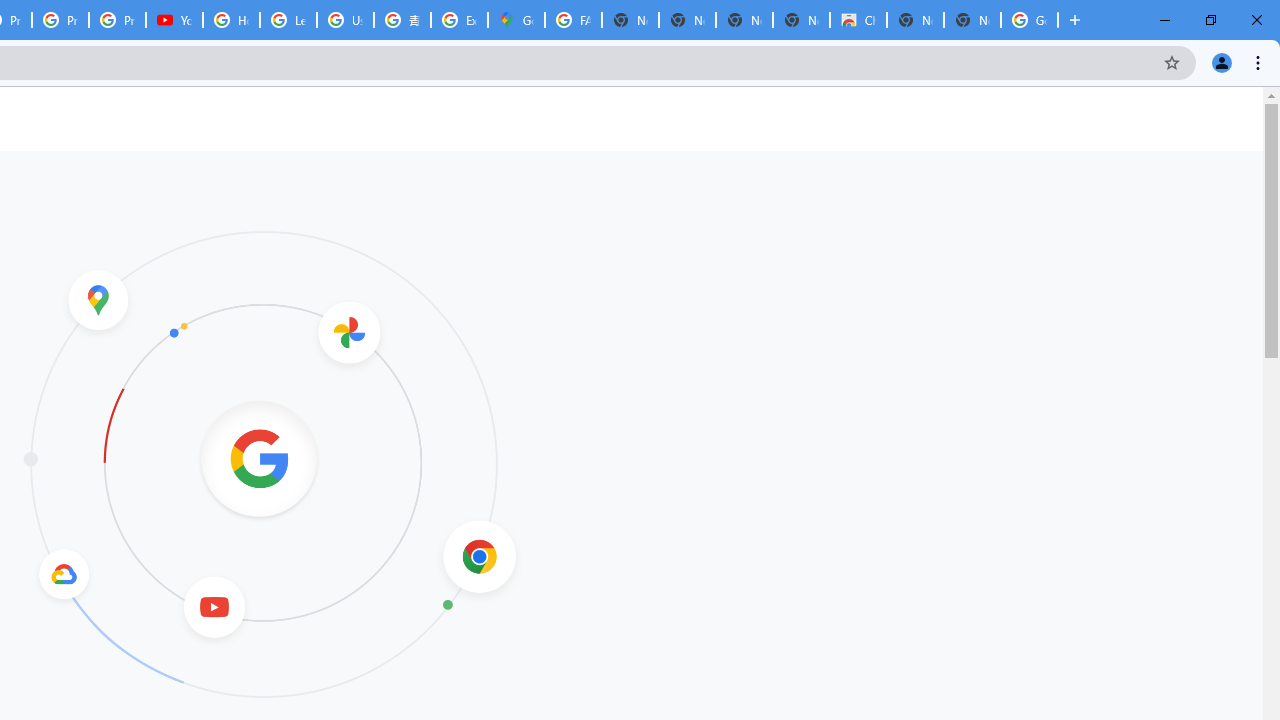 This screenshot has height=720, width=1280. I want to click on 'Chrome Web Store', so click(858, 20).